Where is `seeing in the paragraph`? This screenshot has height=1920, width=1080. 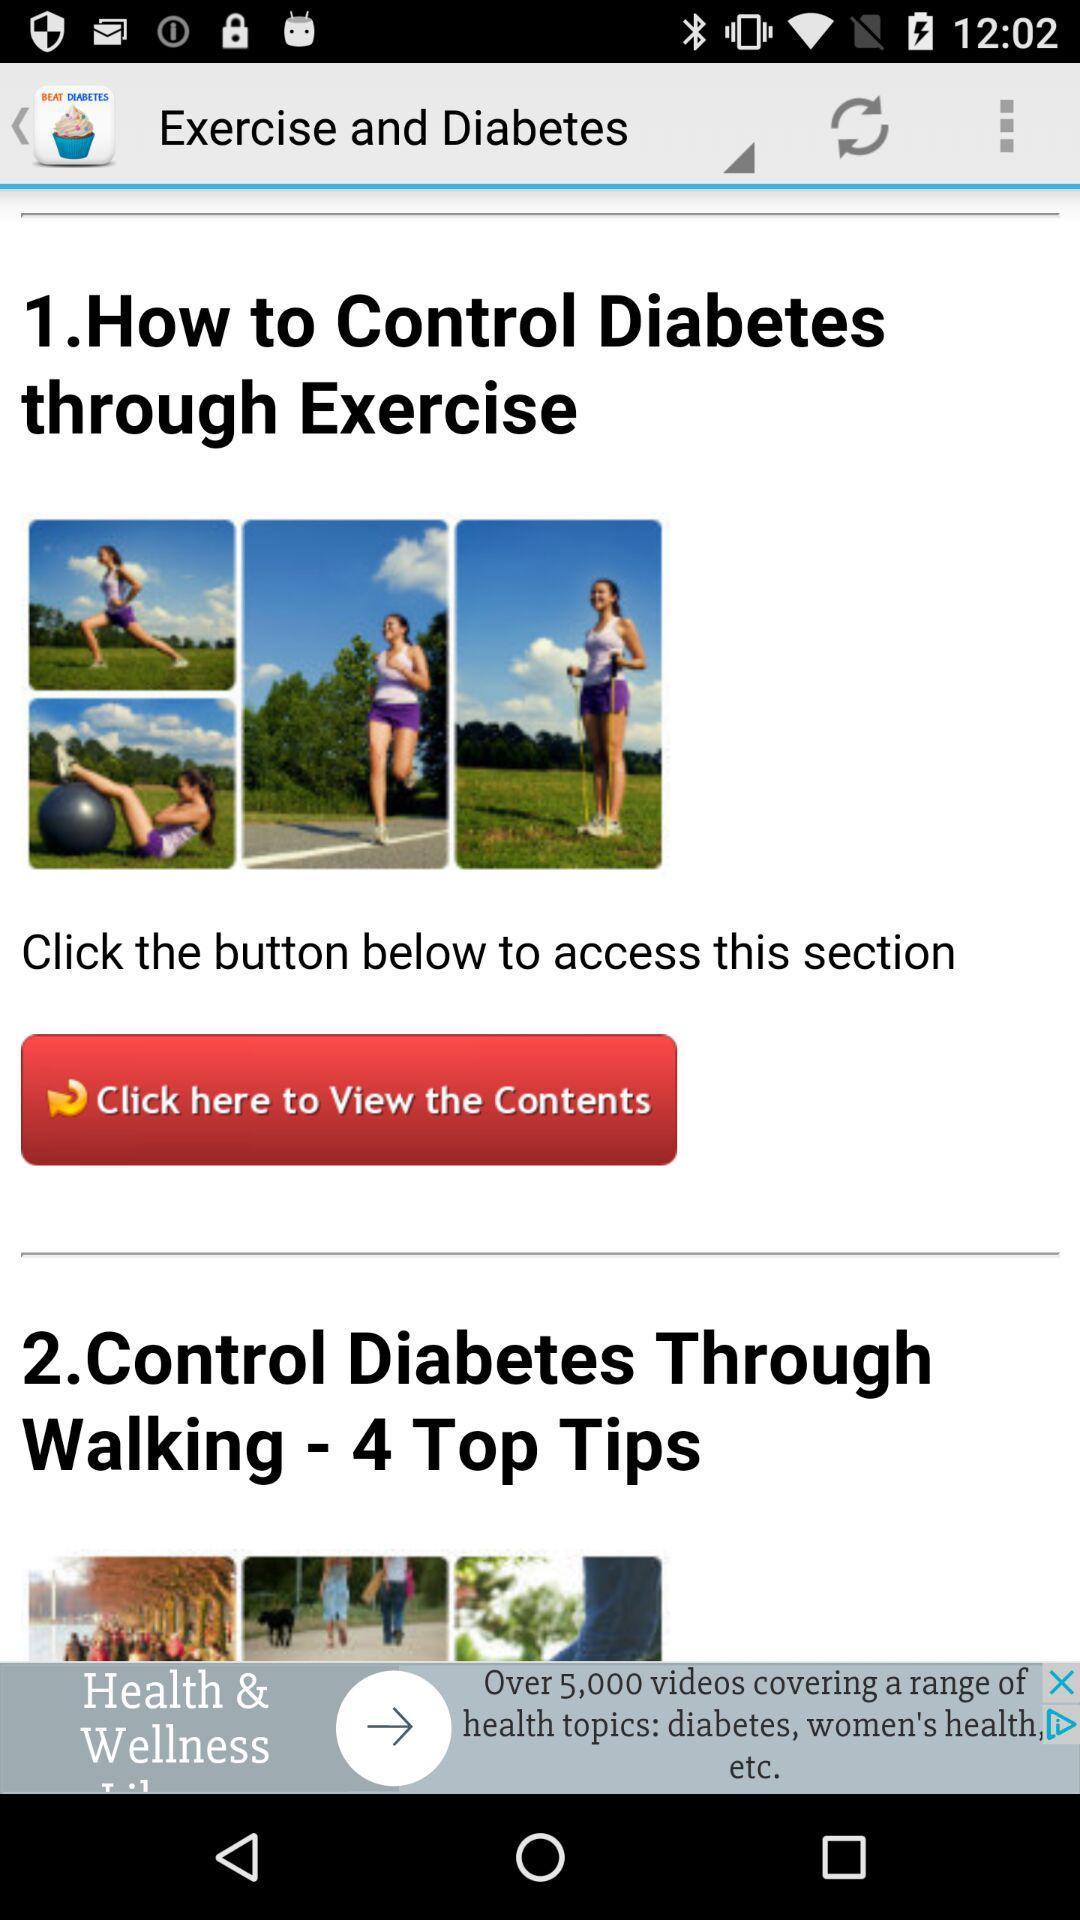
seeing in the paragraph is located at coordinates (540, 924).